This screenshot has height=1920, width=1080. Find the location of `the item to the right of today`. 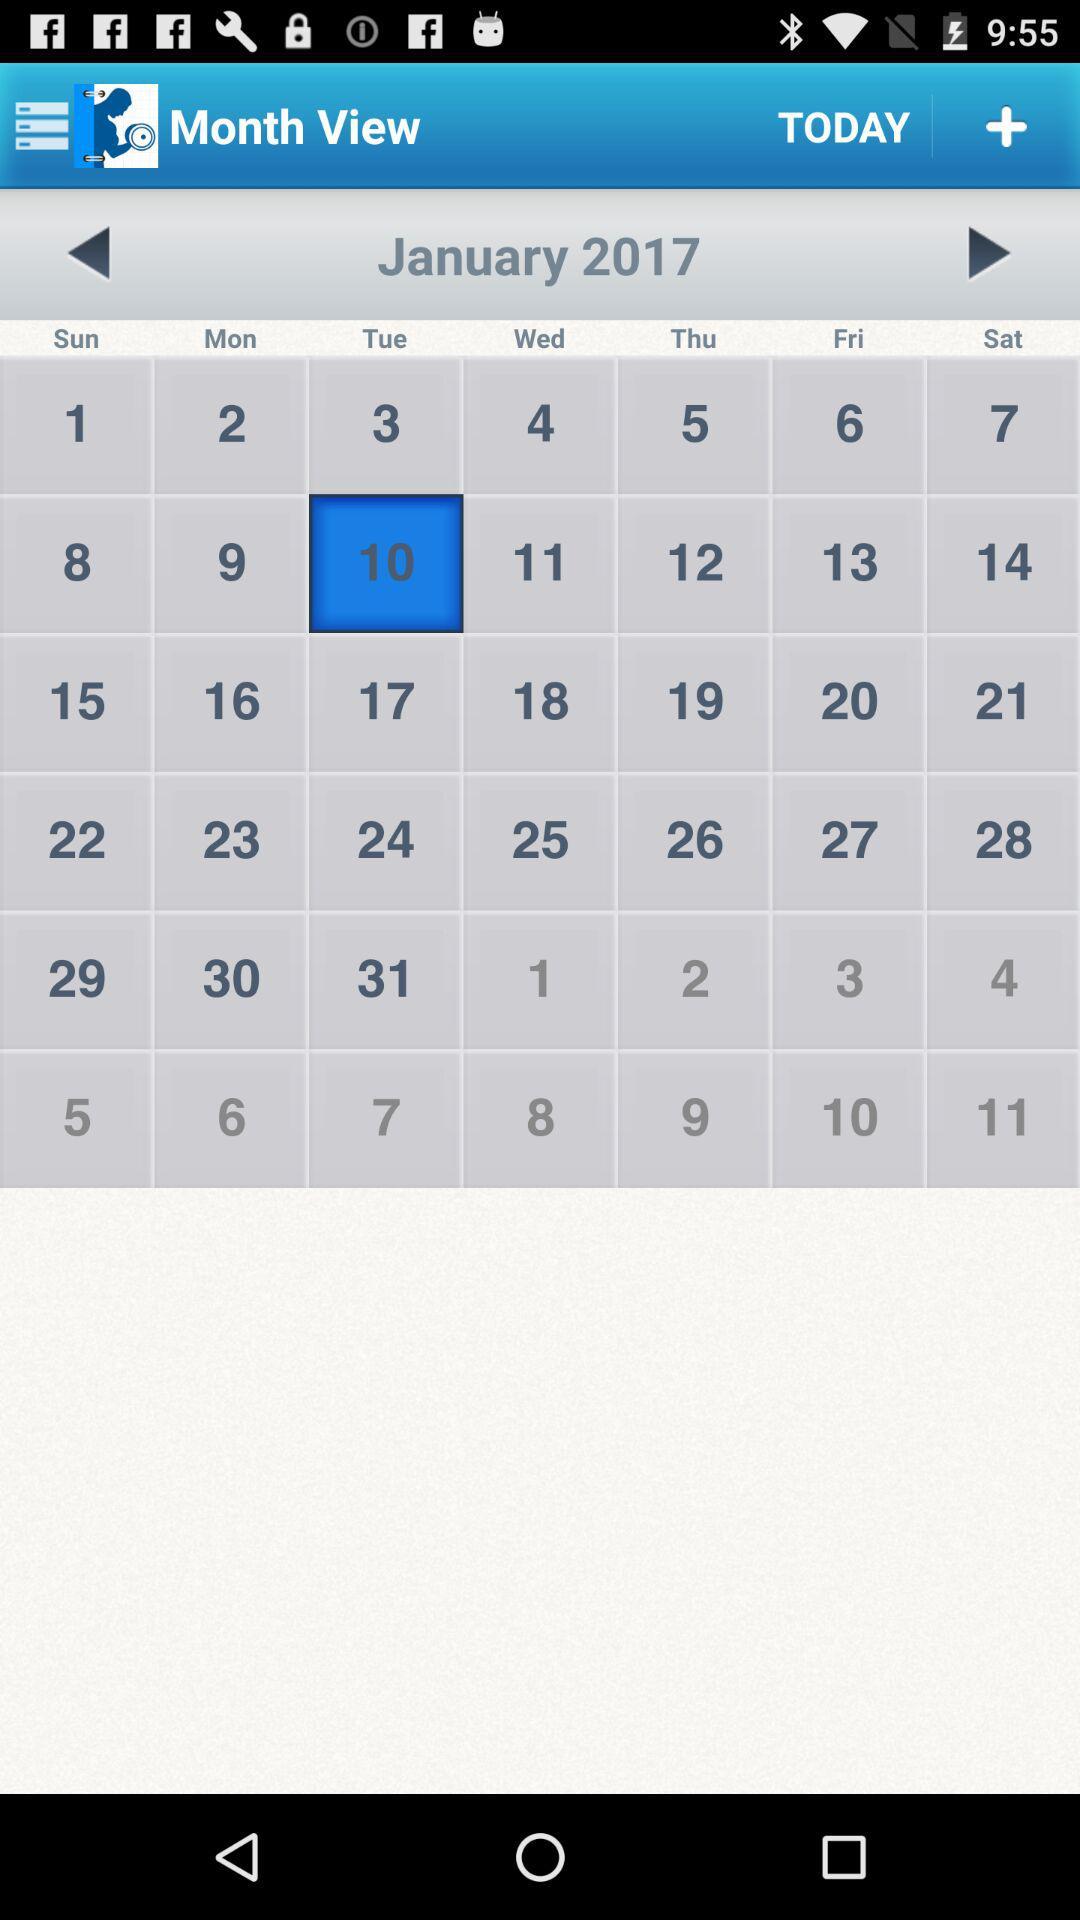

the item to the right of today is located at coordinates (1006, 124).